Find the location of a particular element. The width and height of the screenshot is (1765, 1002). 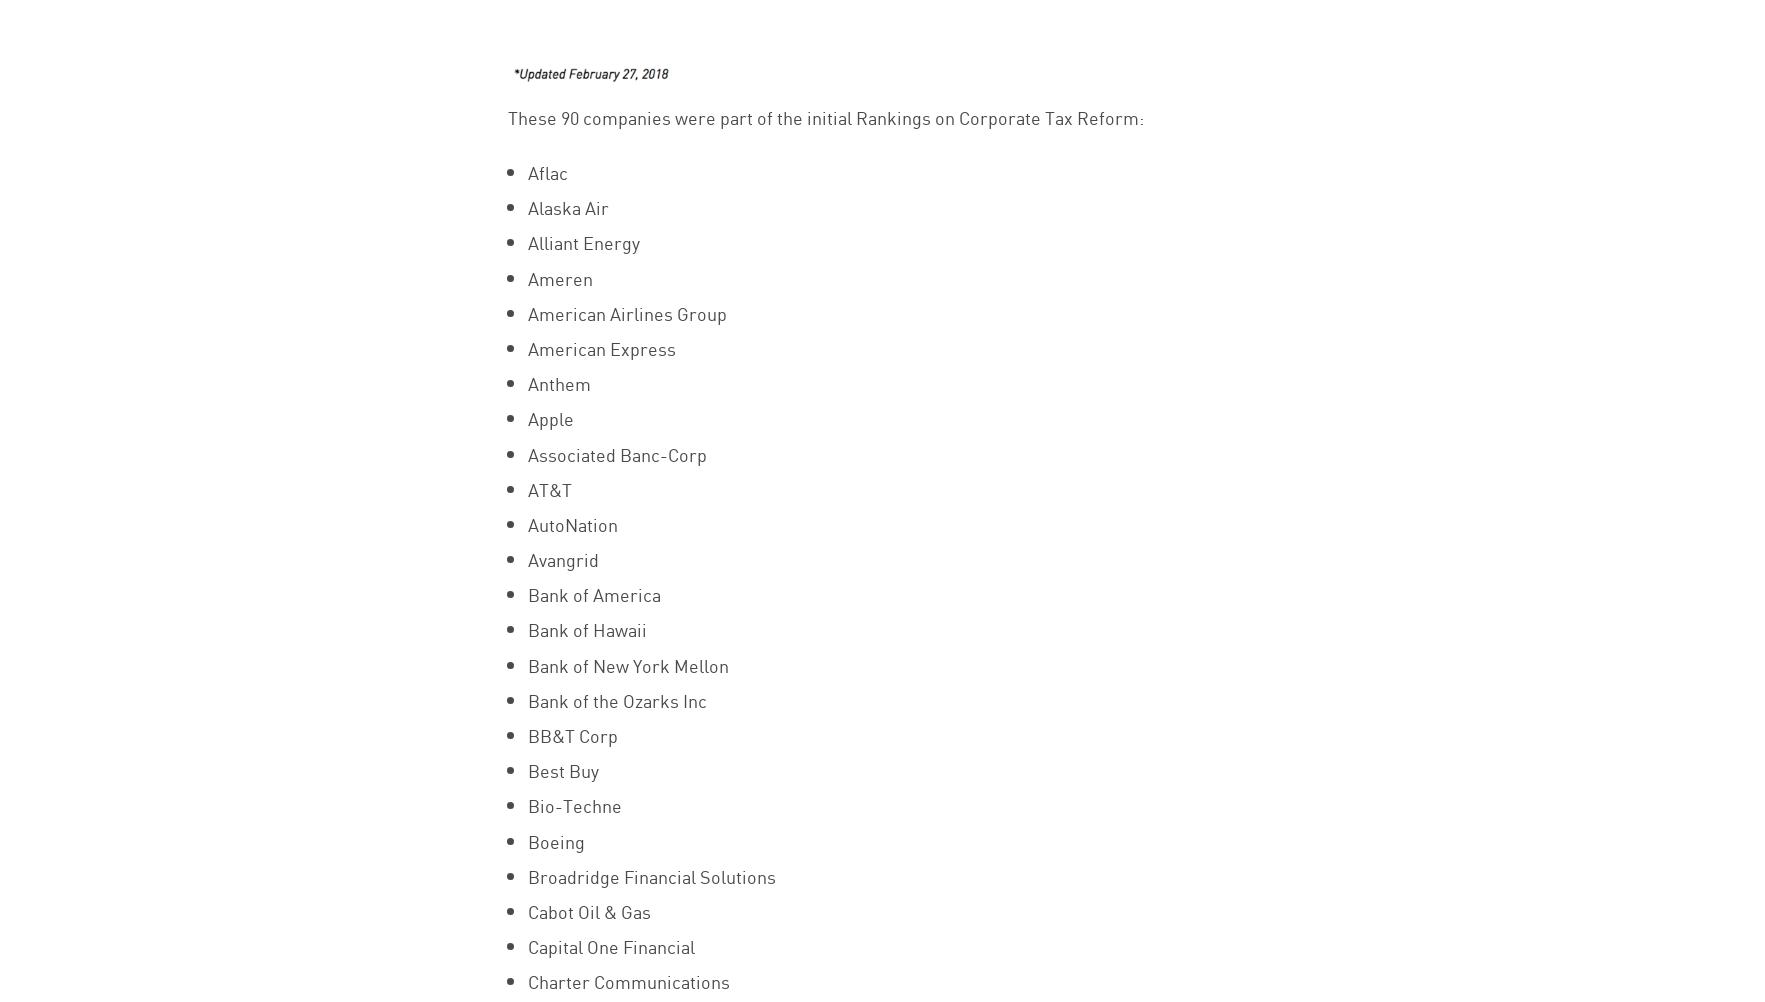

'Charter Communications' is located at coordinates (526, 979).